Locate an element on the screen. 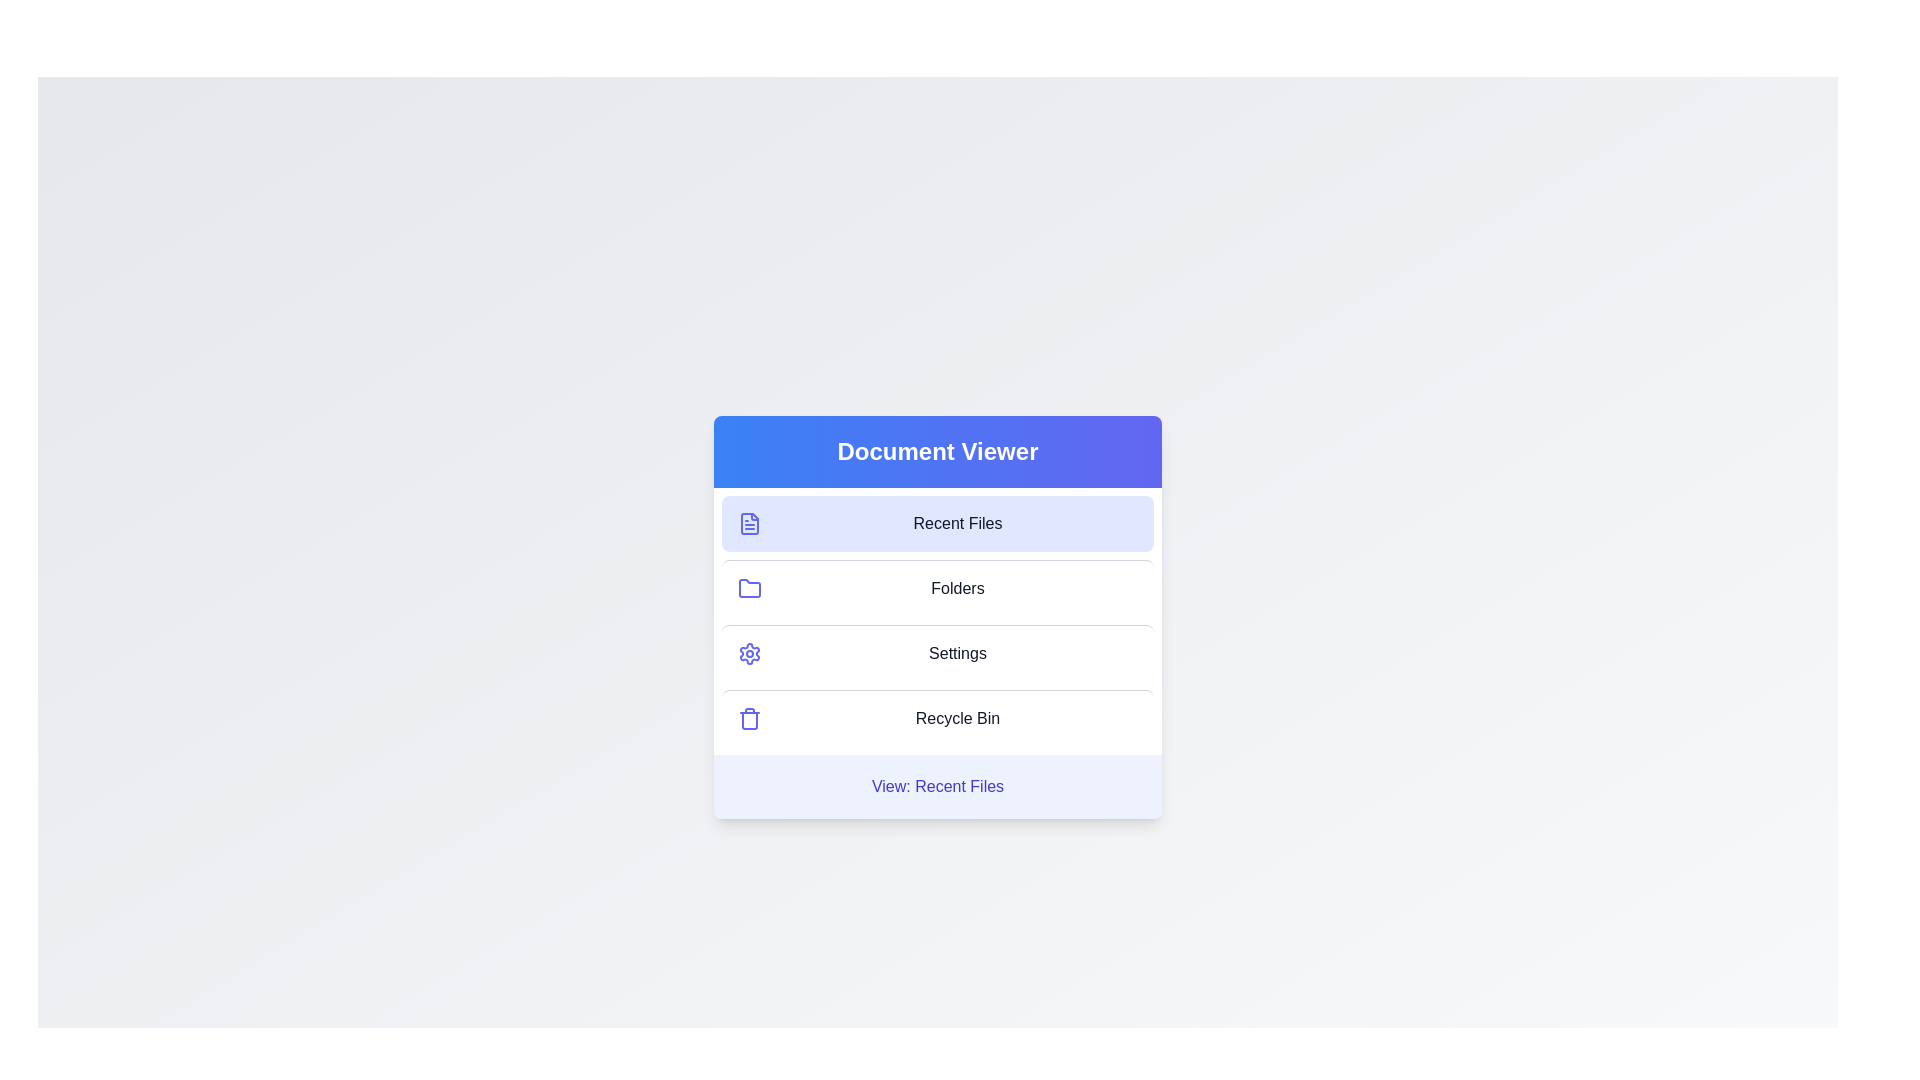 The width and height of the screenshot is (1920, 1080). the menu item Folders to view its content is located at coordinates (936, 586).